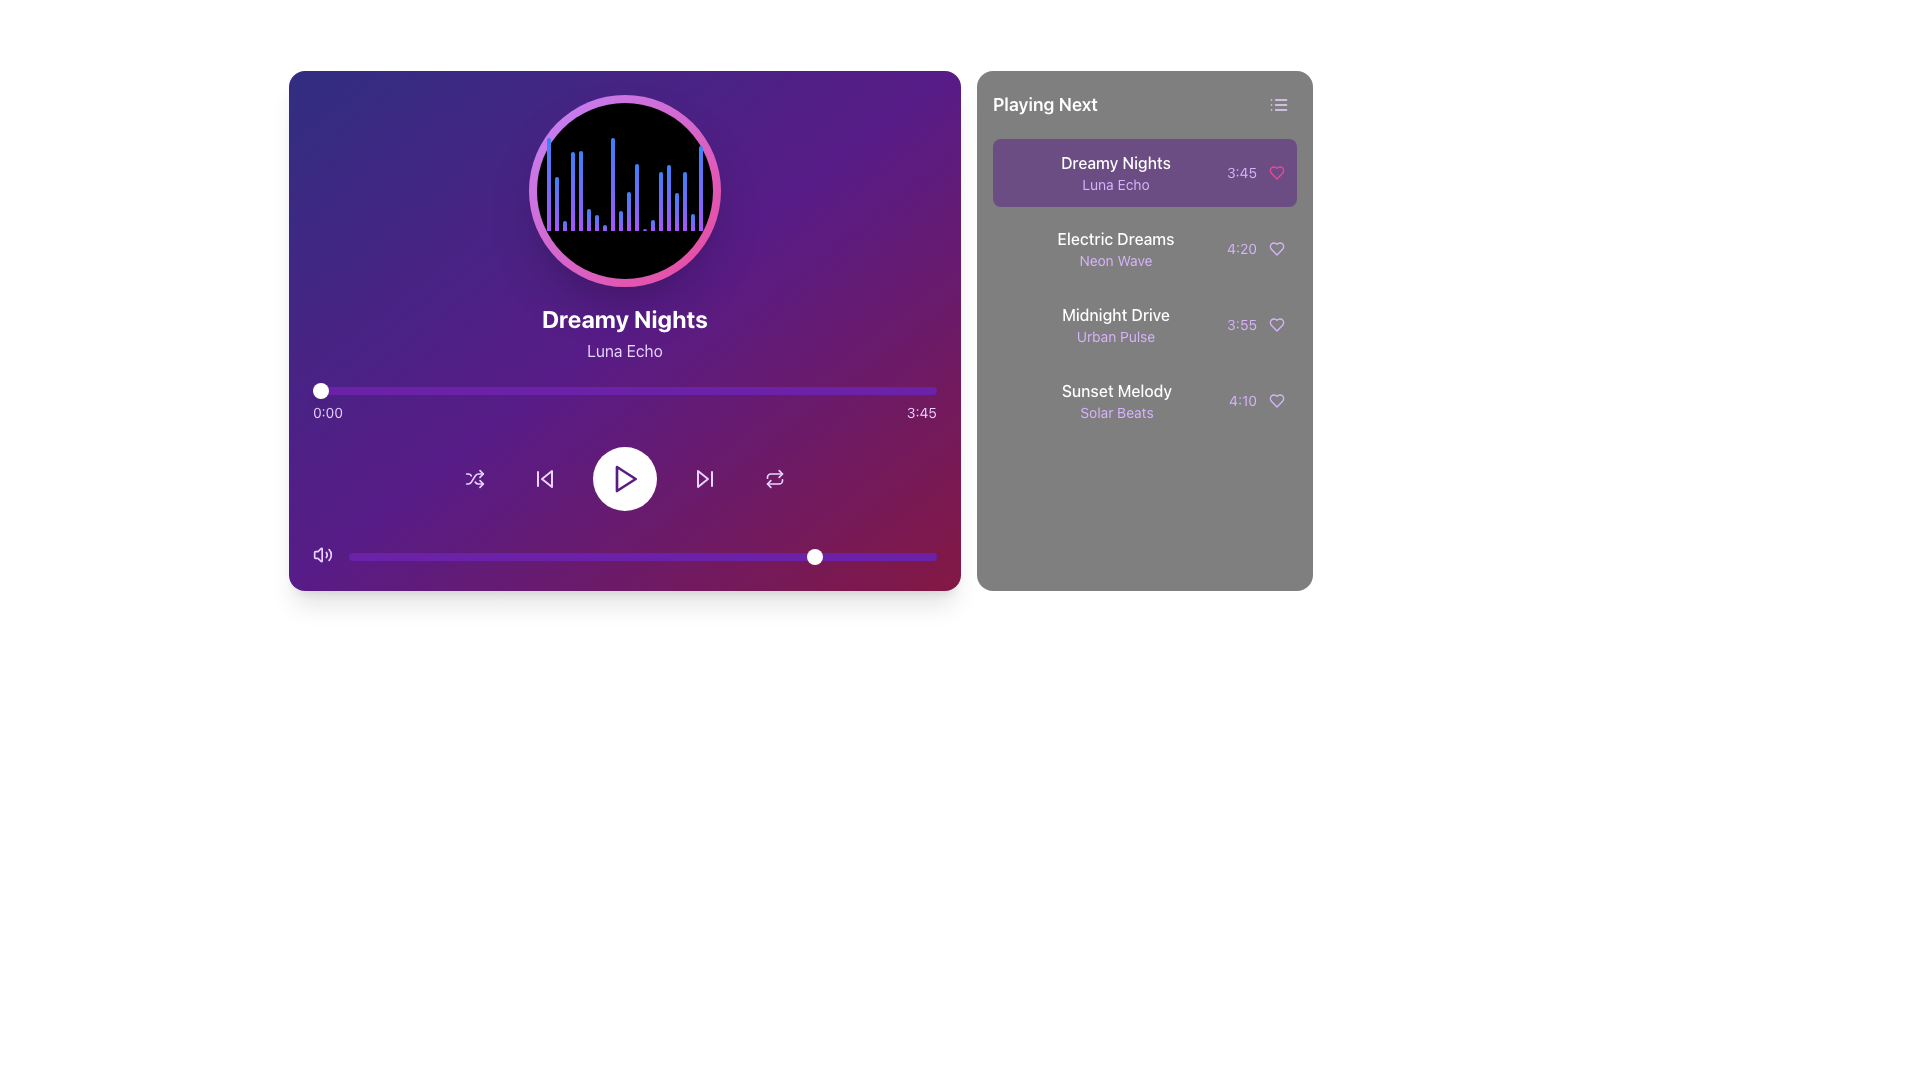 The image size is (1920, 1080). I want to click on the text label displaying 'Sunset Melody', so click(1116, 390).